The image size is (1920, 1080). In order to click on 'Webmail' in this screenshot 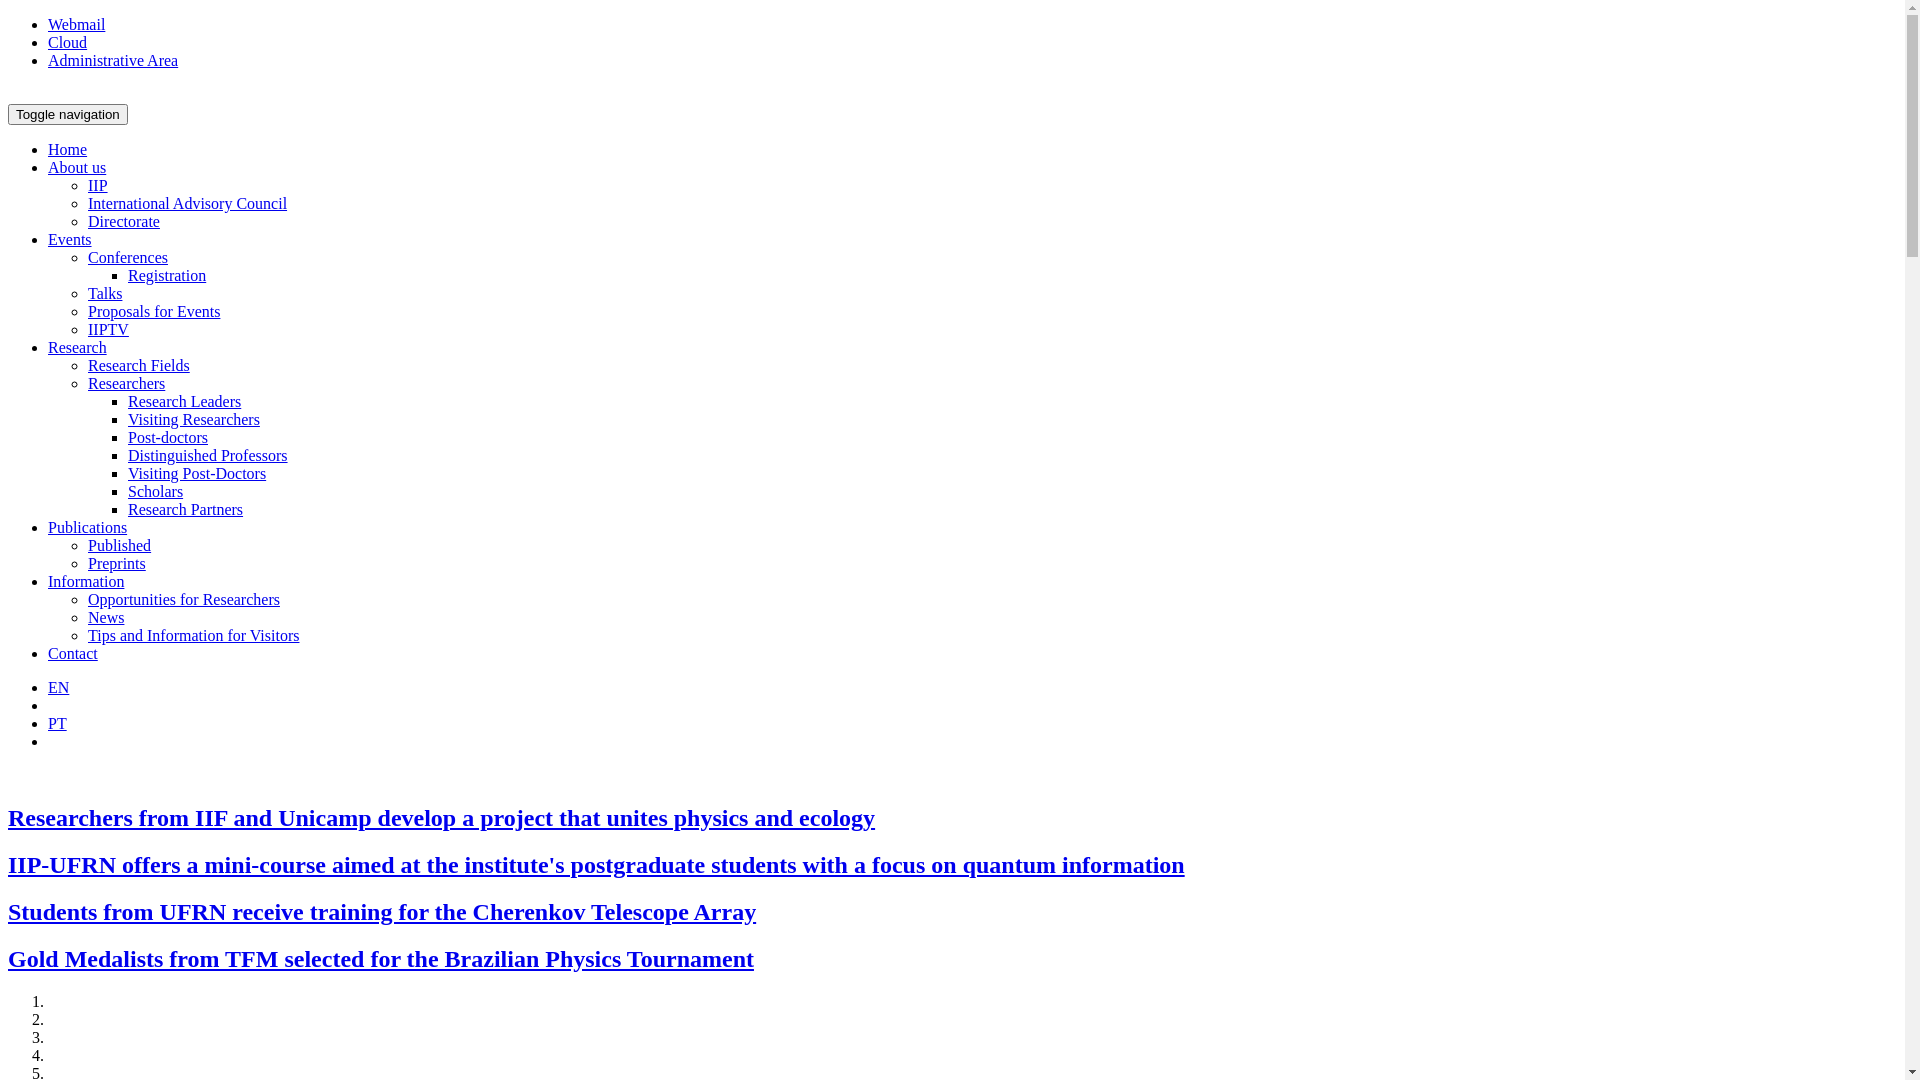, I will do `click(48, 24)`.